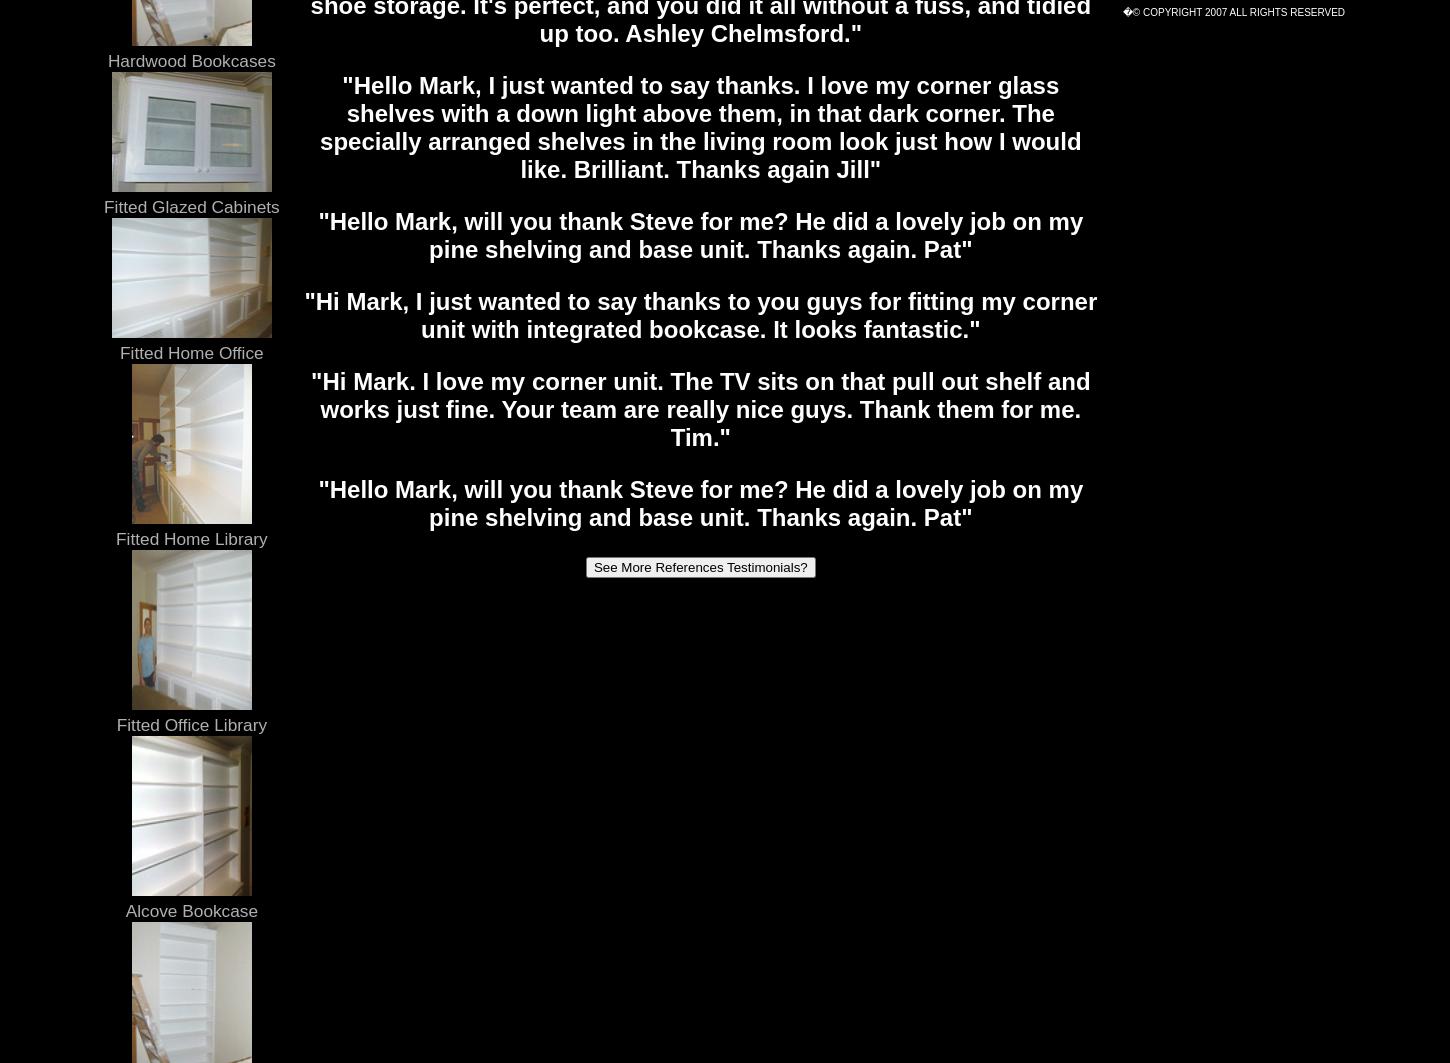 This screenshot has height=1063, width=1450. What do you see at coordinates (190, 909) in the screenshot?
I see `'Alcove Bookcase'` at bounding box center [190, 909].